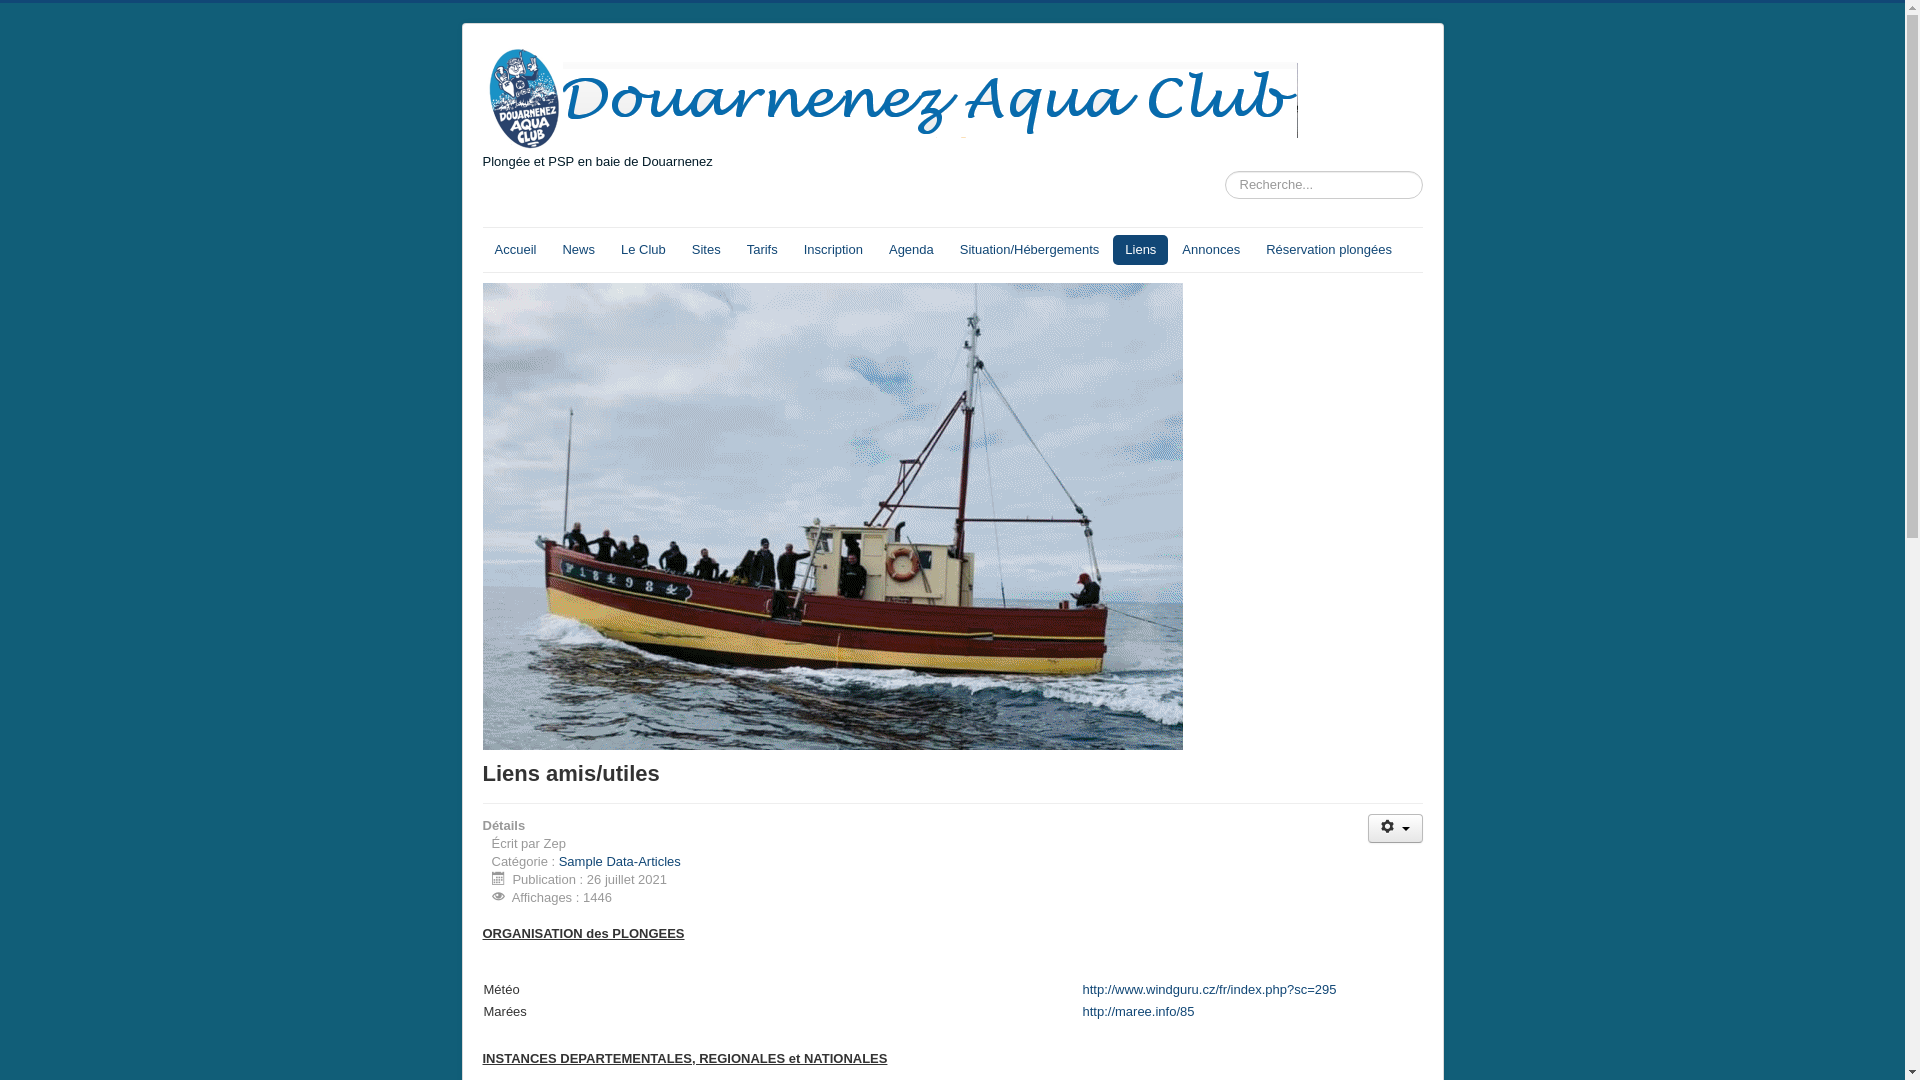 The image size is (1920, 1080). Describe the element at coordinates (910, 249) in the screenshot. I see `'Agenda'` at that location.